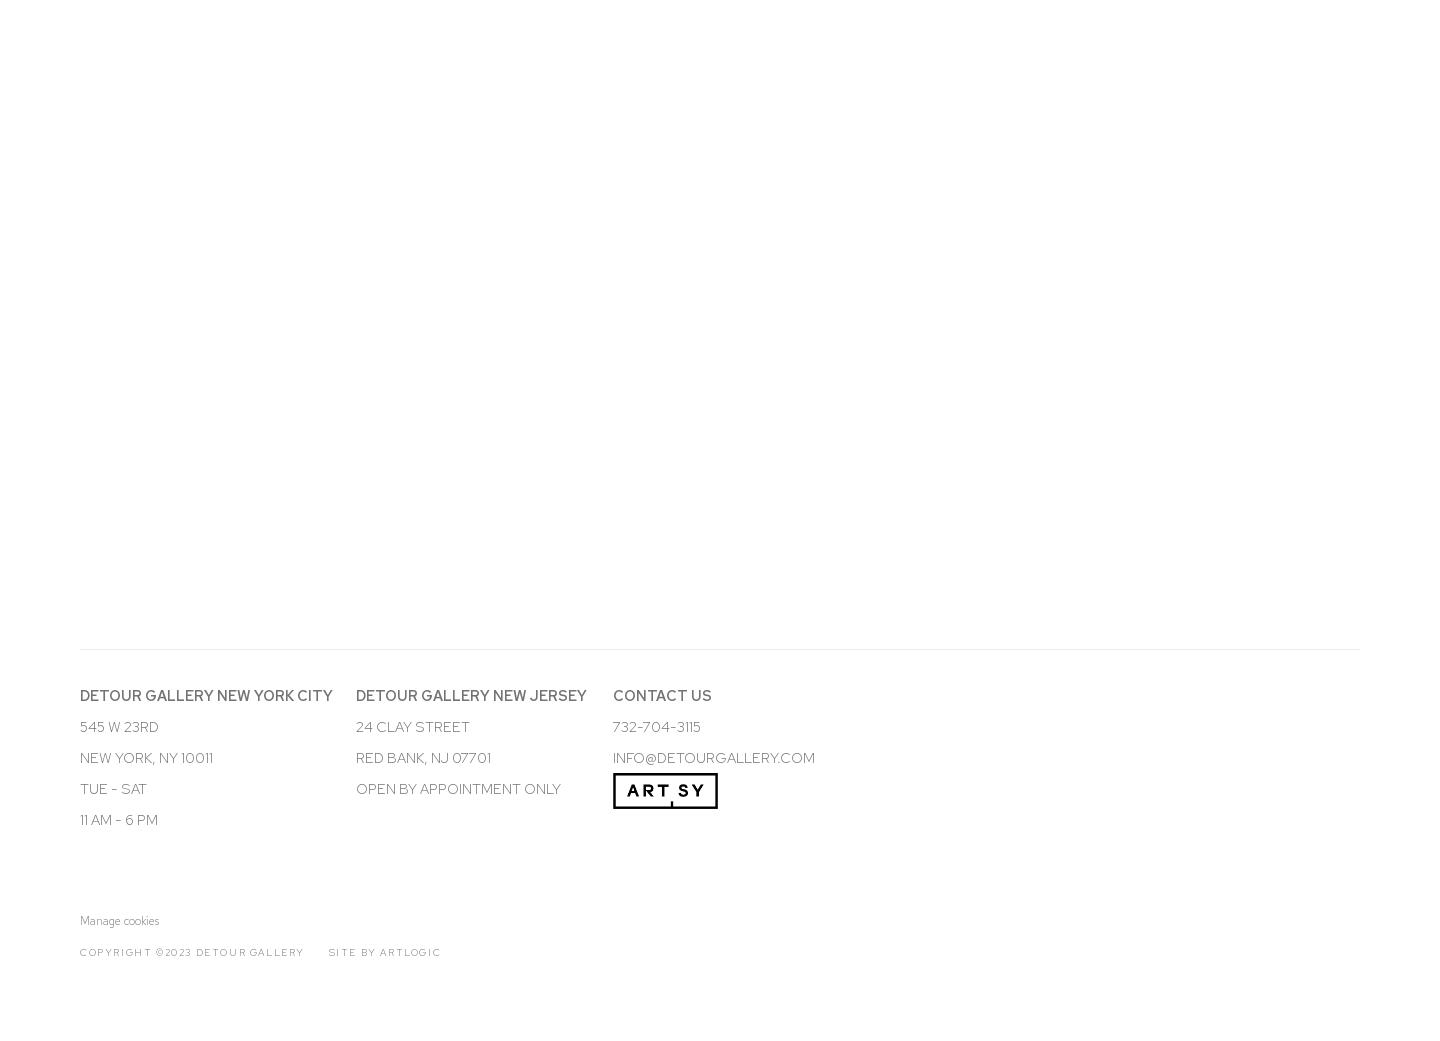 The width and height of the screenshot is (1440, 1041). What do you see at coordinates (655, 724) in the screenshot?
I see `'732-704-3115'` at bounding box center [655, 724].